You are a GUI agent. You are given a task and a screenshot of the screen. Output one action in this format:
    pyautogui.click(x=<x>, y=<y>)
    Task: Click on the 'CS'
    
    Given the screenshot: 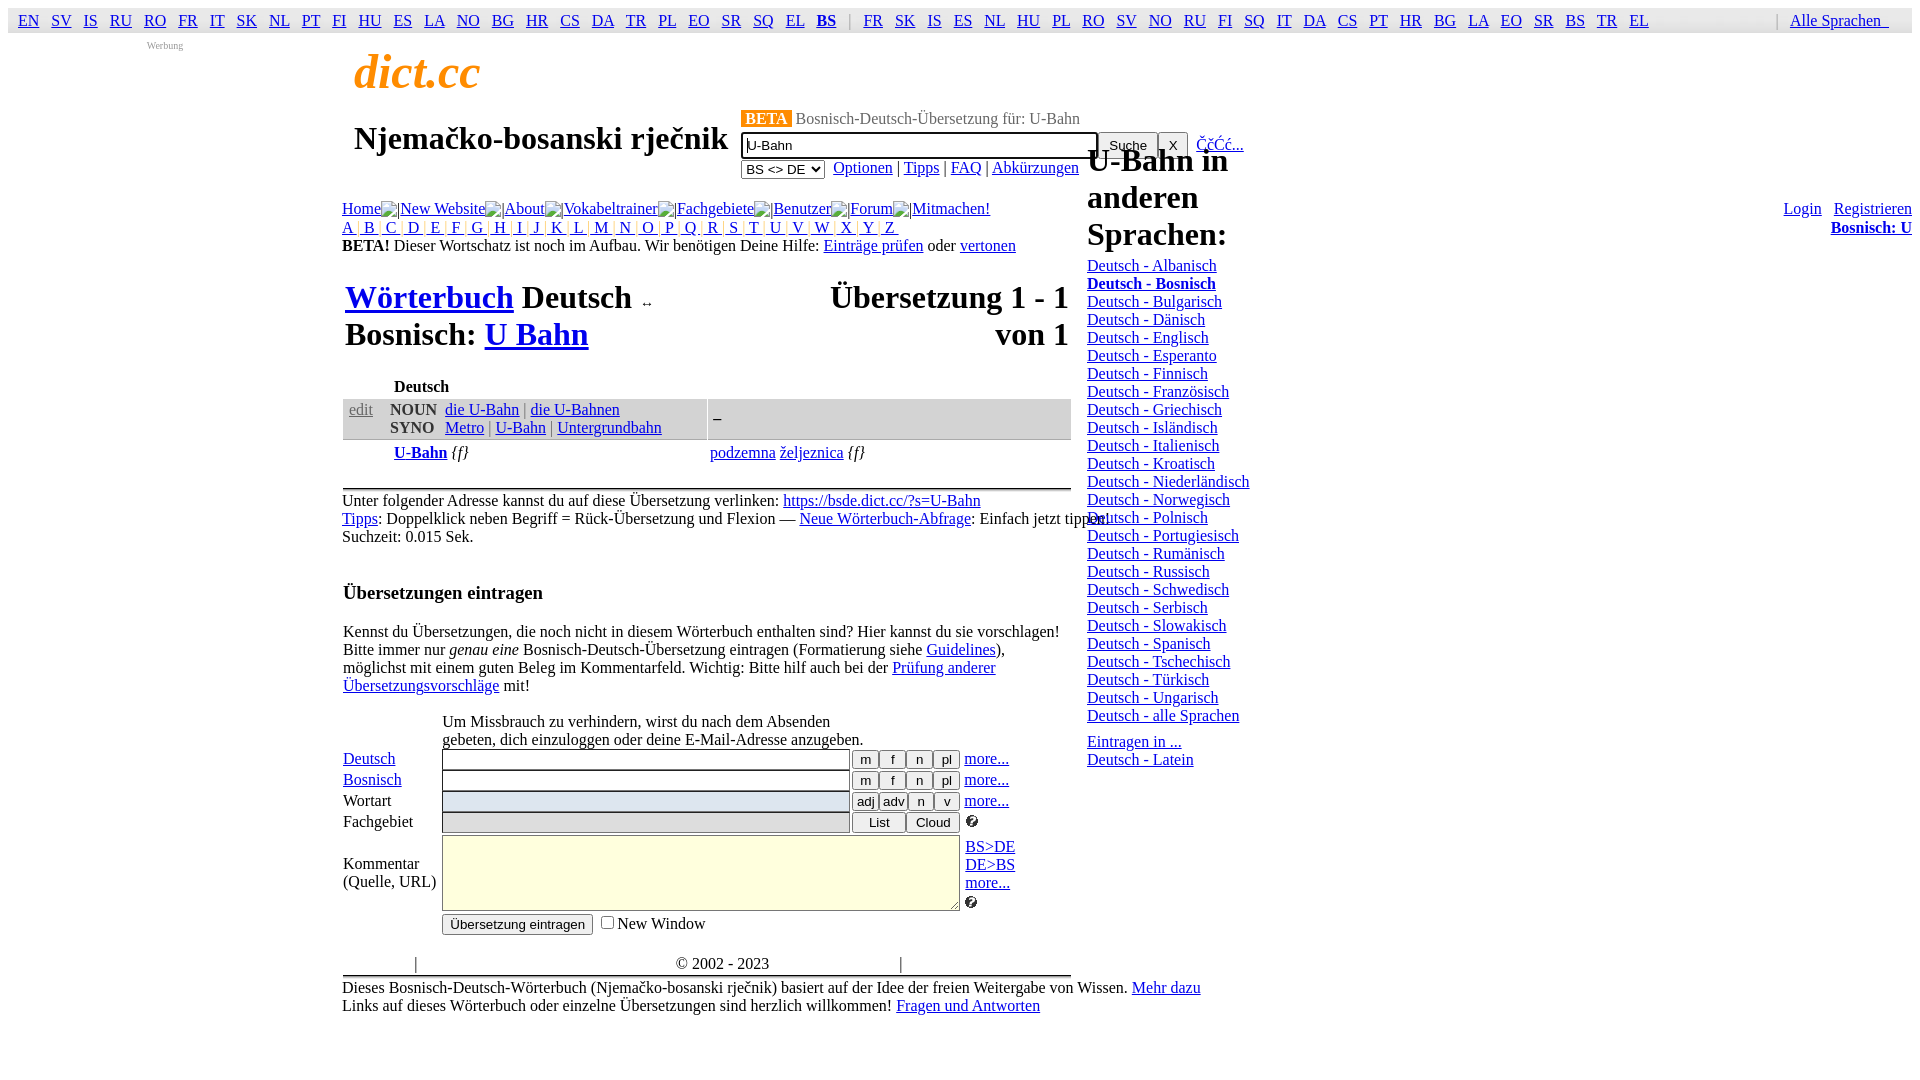 What is the action you would take?
    pyautogui.click(x=569, y=20)
    